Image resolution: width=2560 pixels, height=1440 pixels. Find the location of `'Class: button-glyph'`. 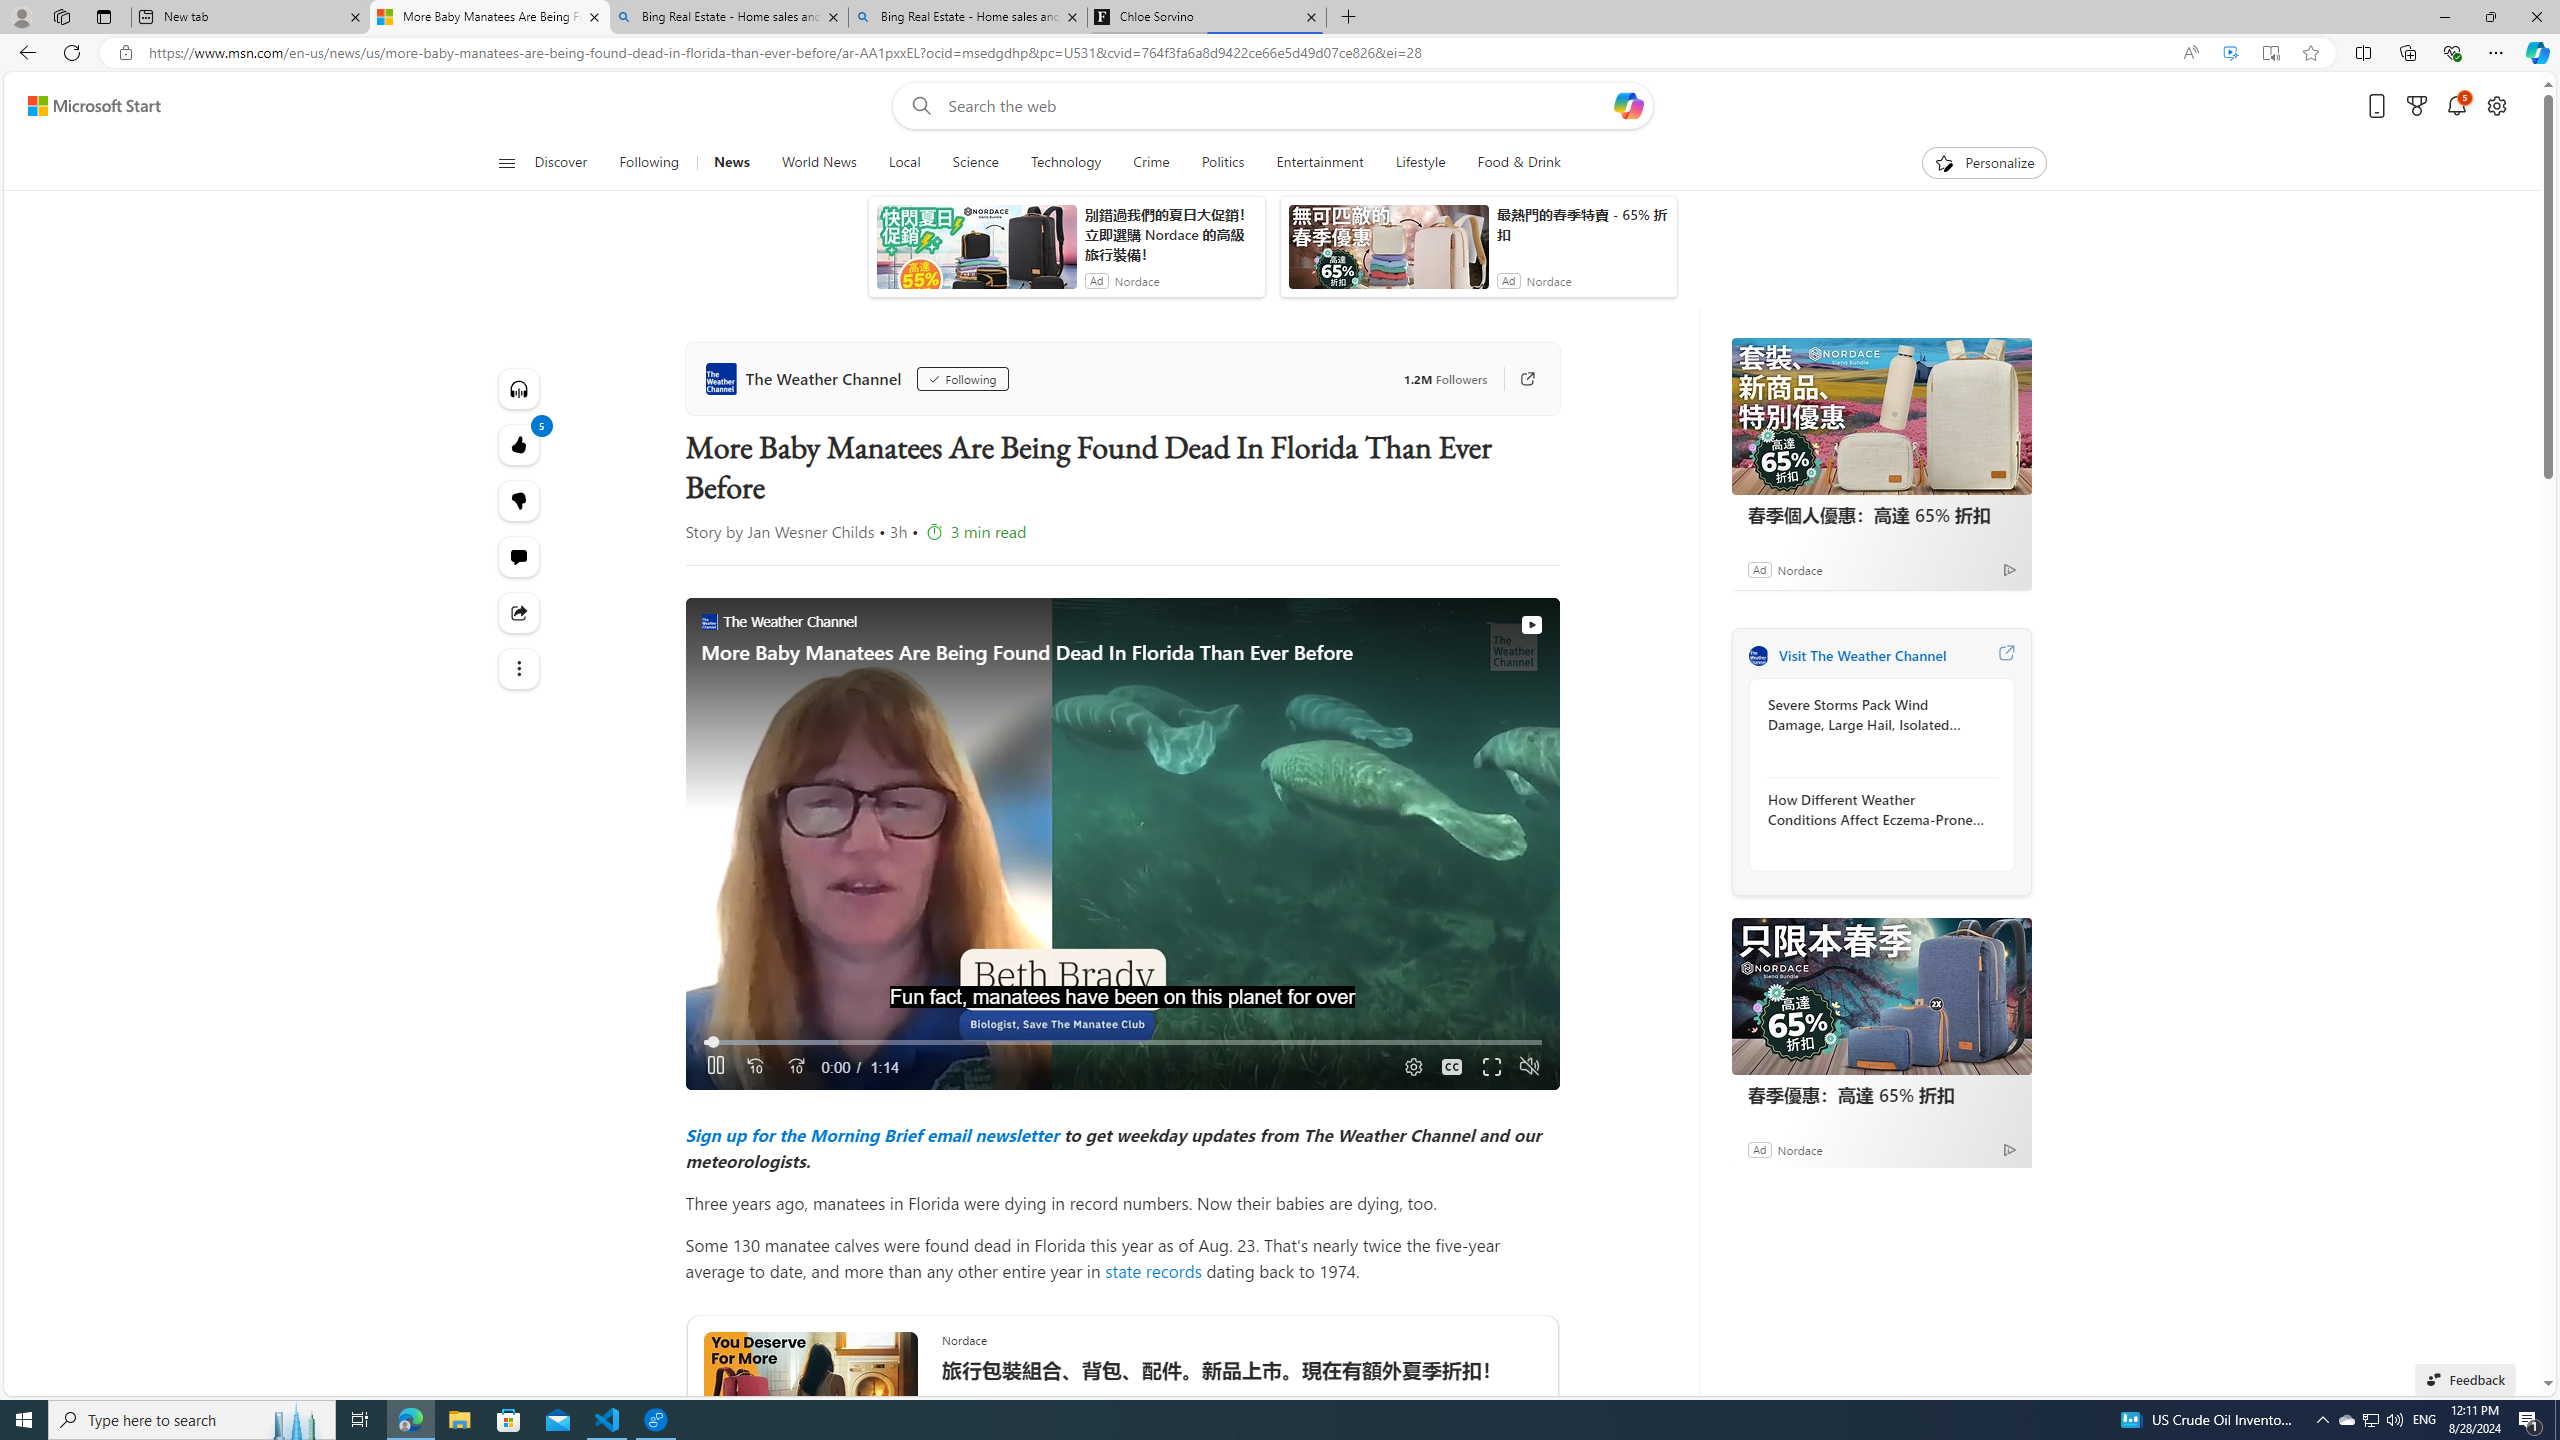

'Class: button-glyph' is located at coordinates (505, 162).